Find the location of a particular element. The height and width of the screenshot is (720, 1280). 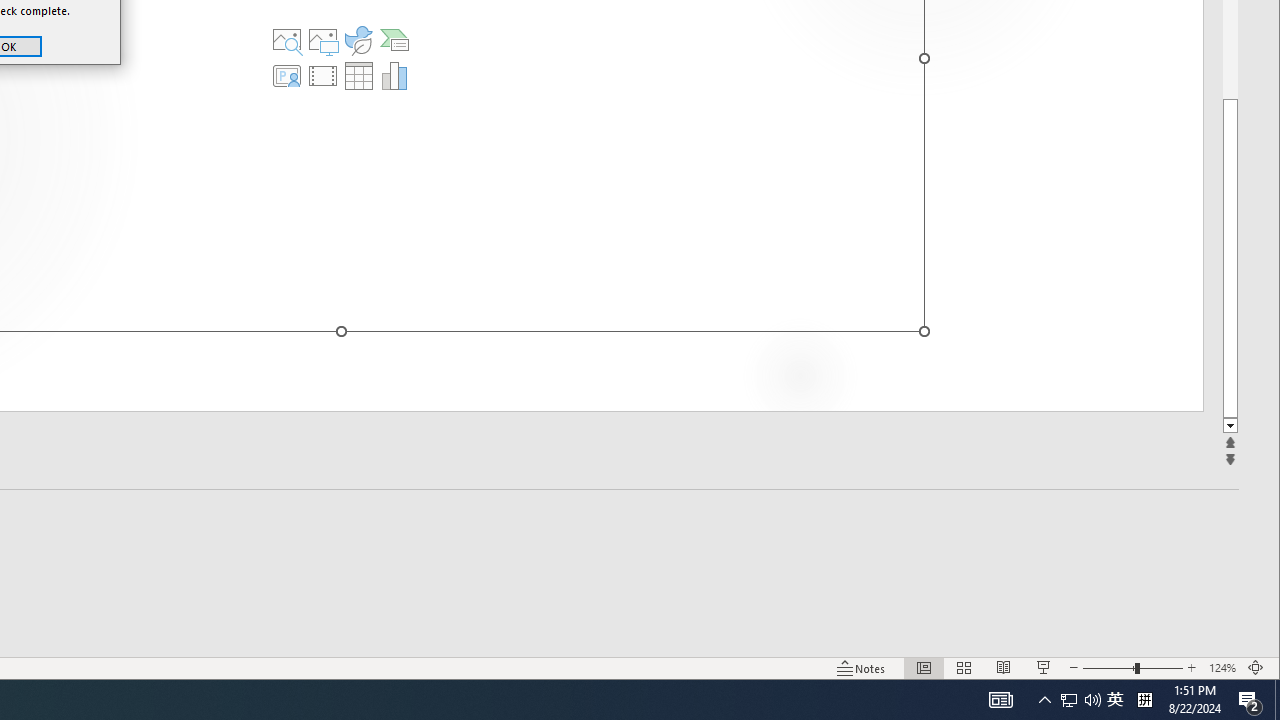

'Zoom 124%' is located at coordinates (1221, 668).